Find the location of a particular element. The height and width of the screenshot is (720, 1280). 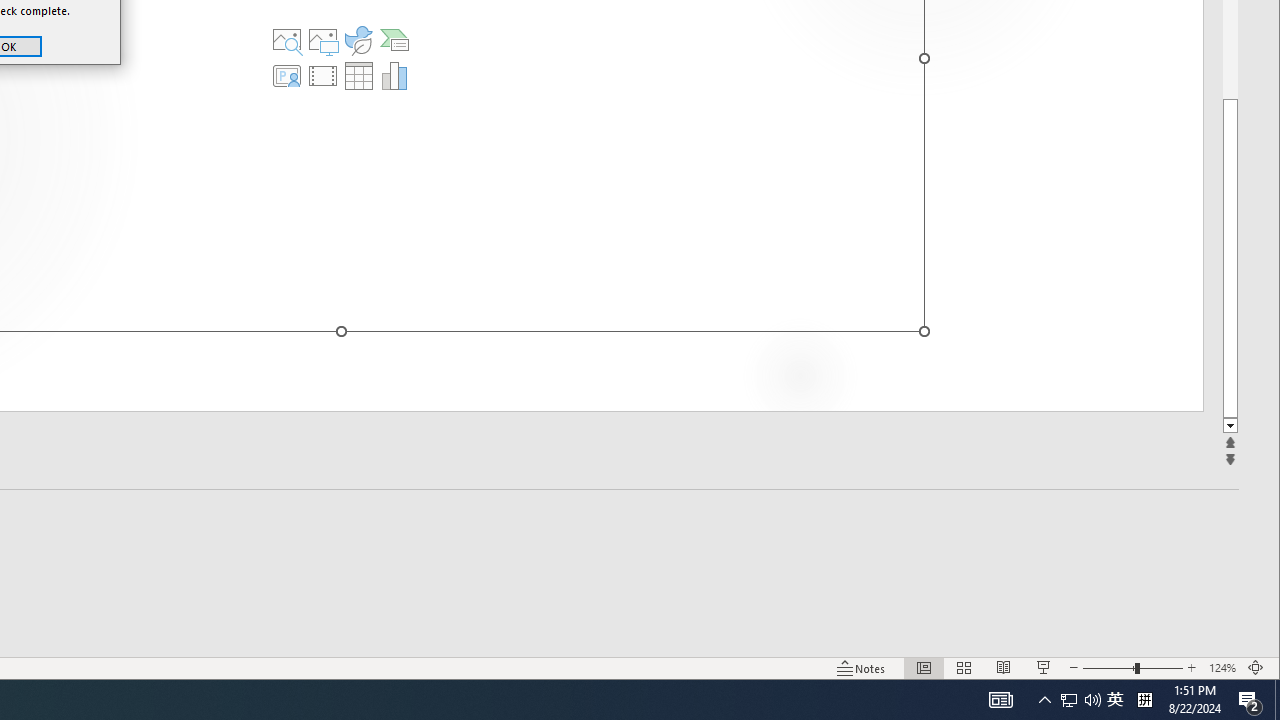

'Zoom 124%' is located at coordinates (1221, 668).